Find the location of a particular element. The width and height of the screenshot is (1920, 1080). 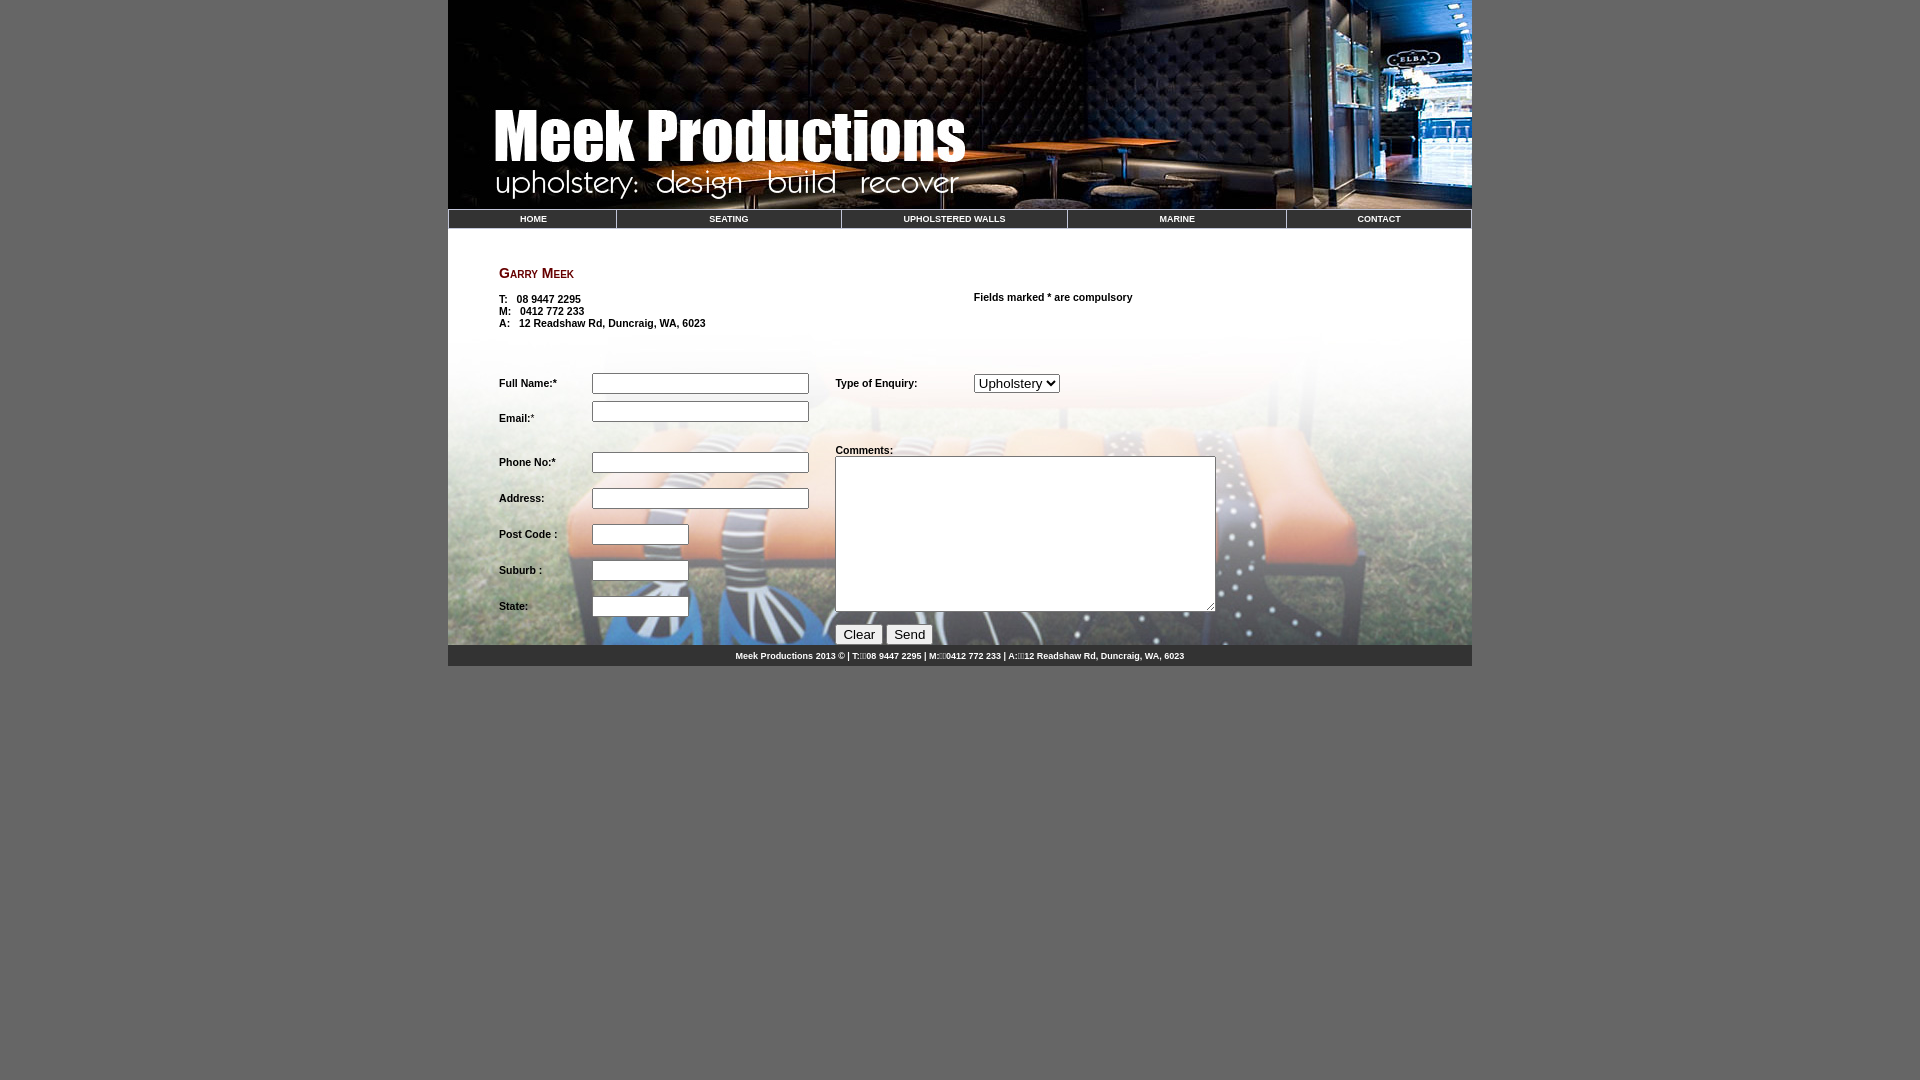

'Enter your Postcode' is located at coordinates (590, 533).